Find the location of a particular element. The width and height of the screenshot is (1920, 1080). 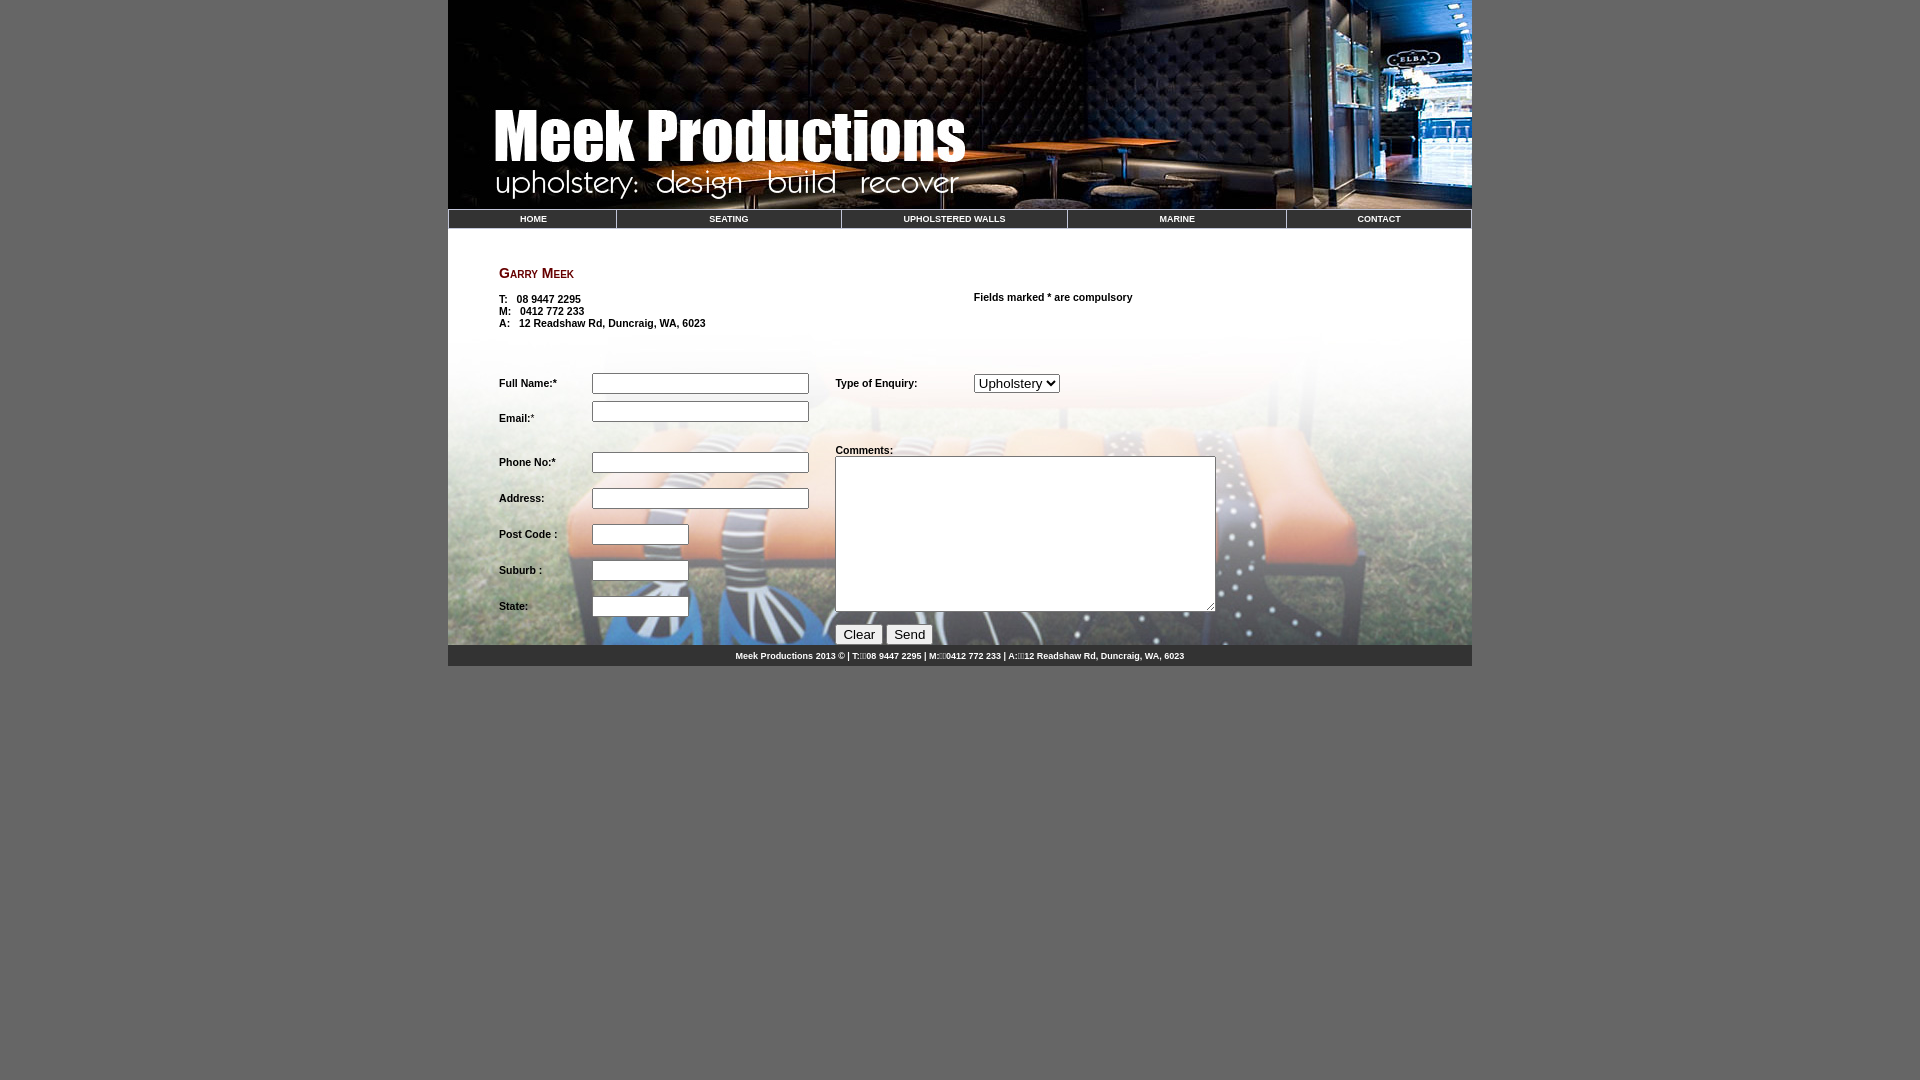

'Enter your Postcode' is located at coordinates (590, 533).